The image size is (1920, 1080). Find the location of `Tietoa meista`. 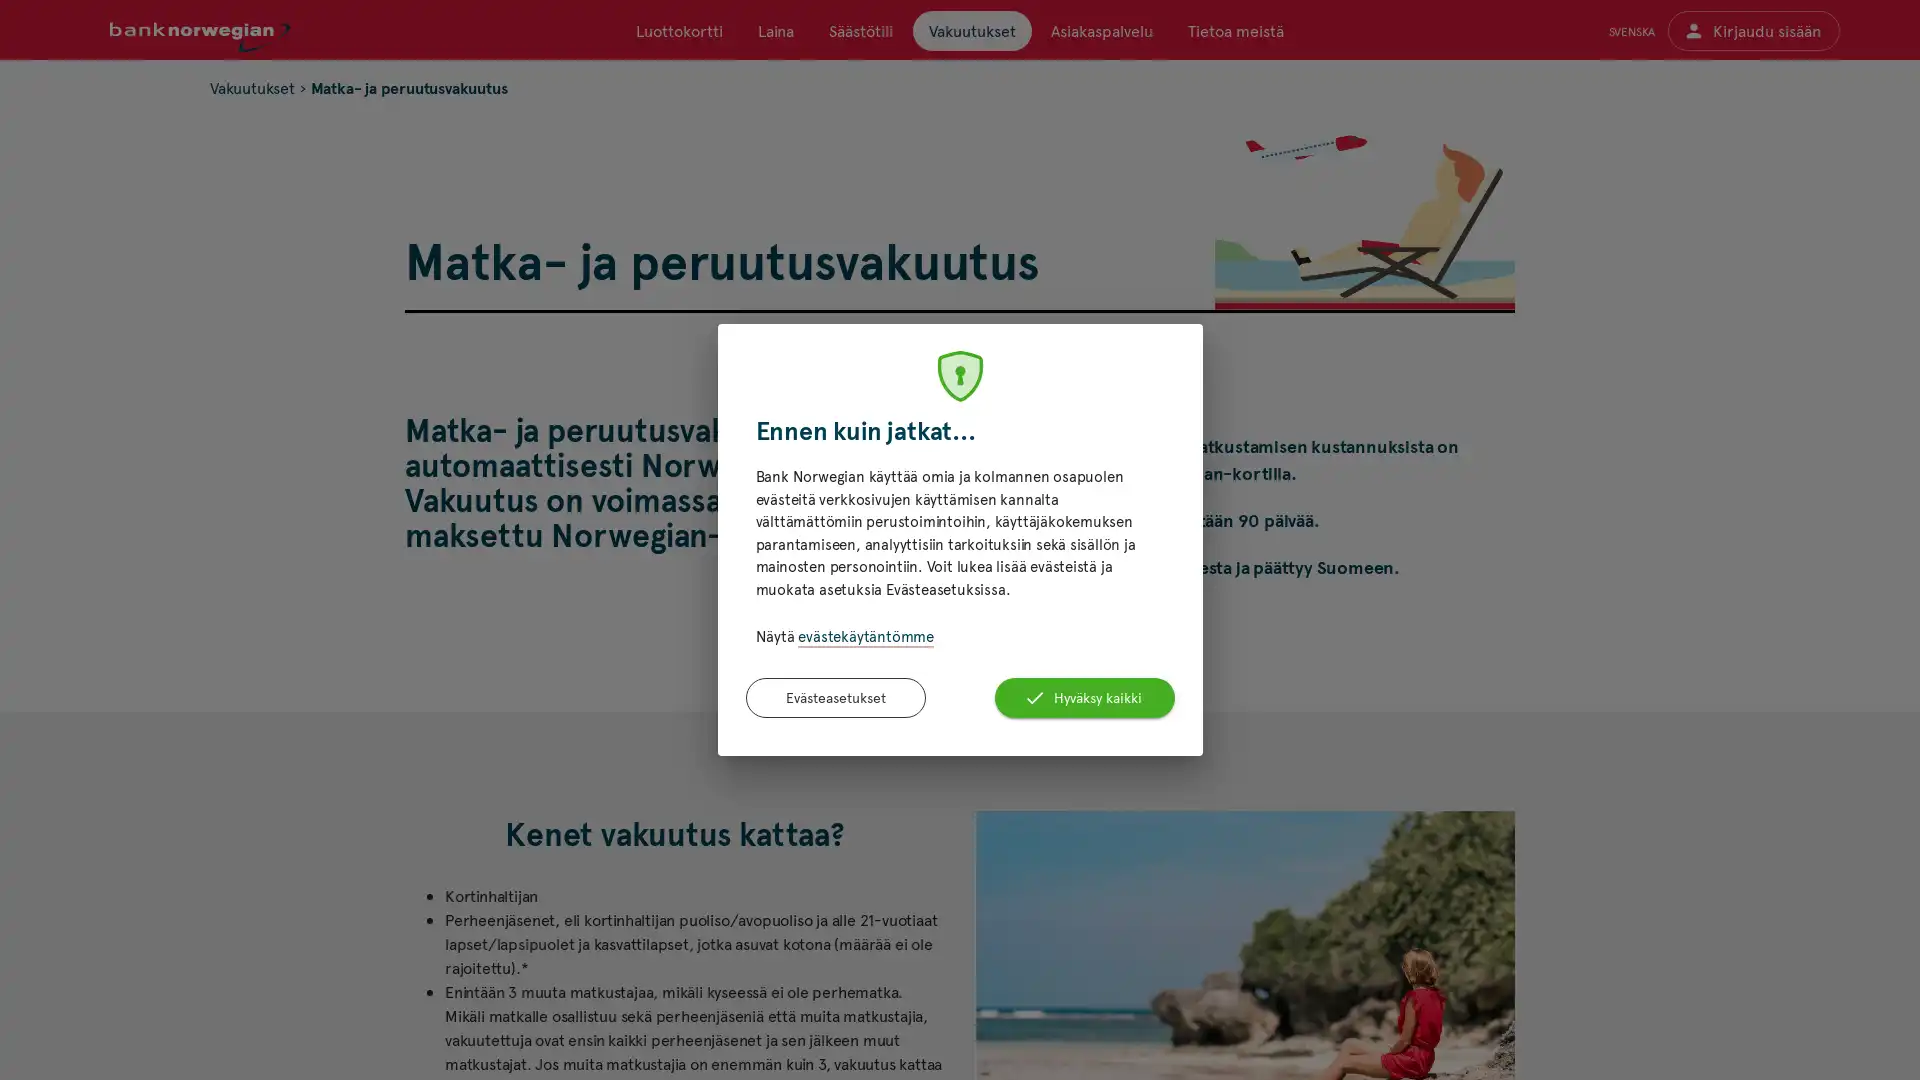

Tietoa meista is located at coordinates (1233, 30).